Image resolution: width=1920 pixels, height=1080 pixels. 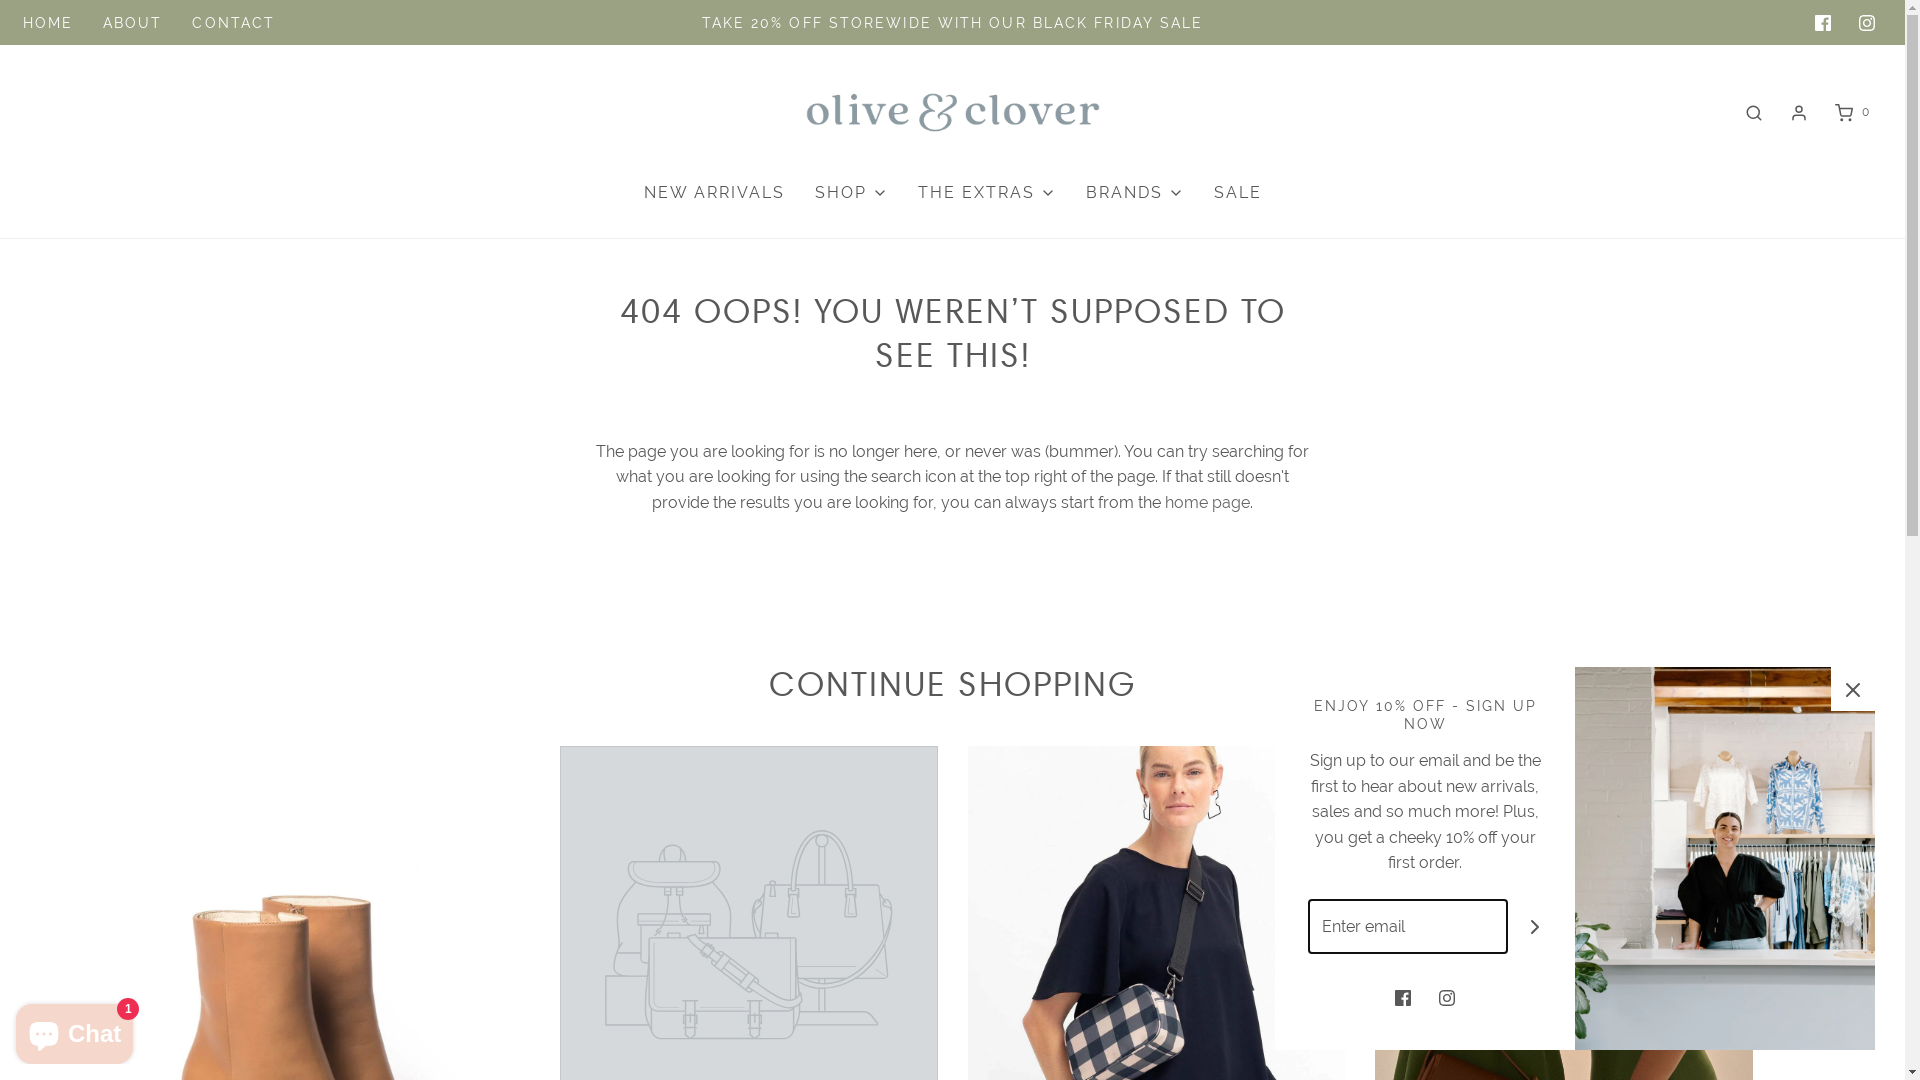 What do you see at coordinates (22, 22) in the screenshot?
I see `'HOME'` at bounding box center [22, 22].